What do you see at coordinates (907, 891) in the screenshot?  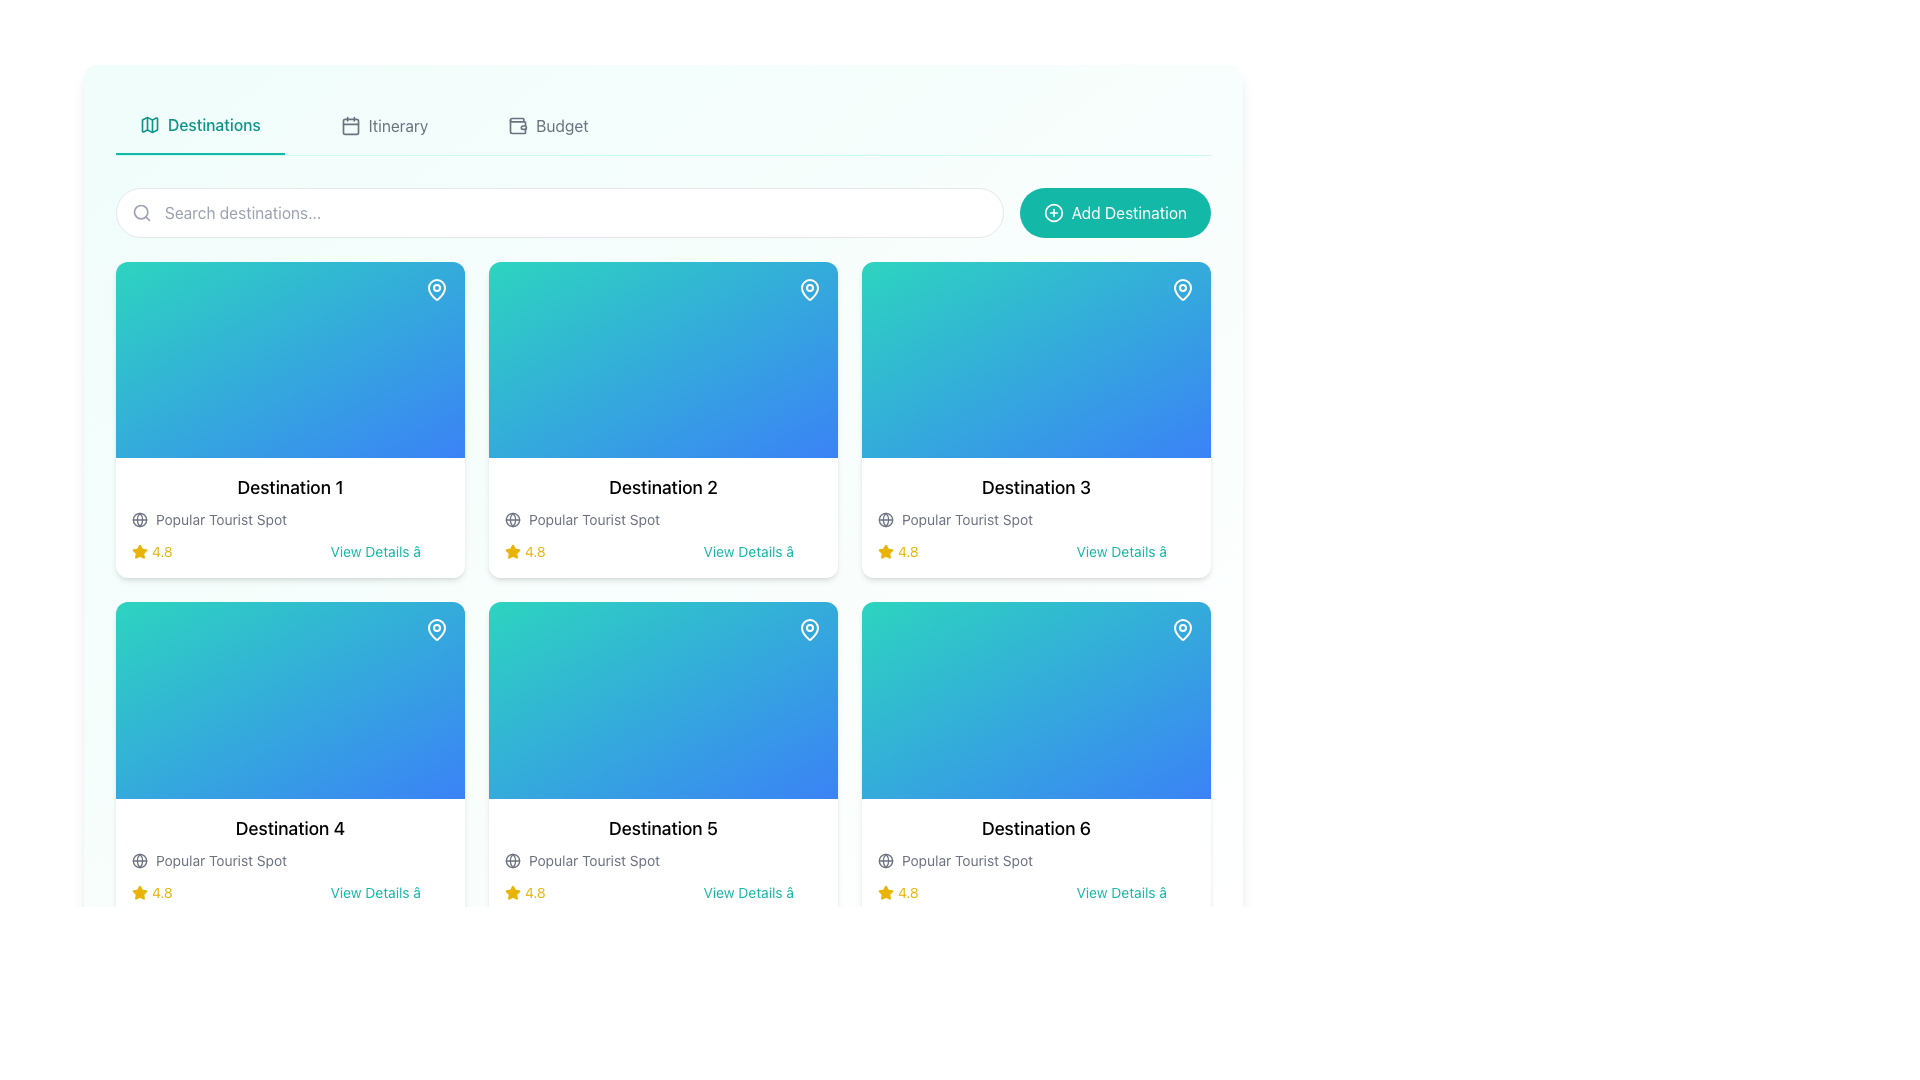 I see `the rating text '4.8' styled in yellow font, located next to a star icon on the sixth card of the grid layout for 'Destination 6'` at bounding box center [907, 891].